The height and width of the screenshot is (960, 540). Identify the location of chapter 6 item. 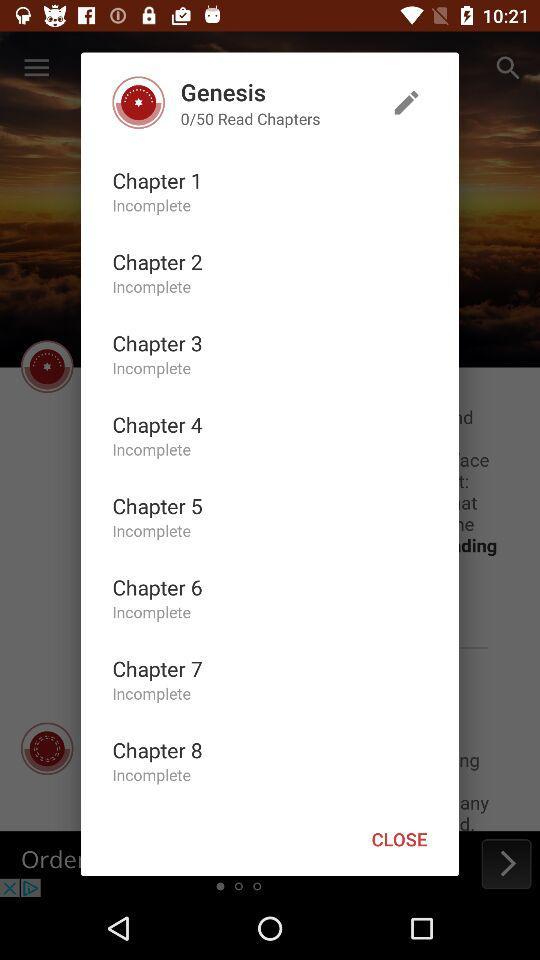
(156, 587).